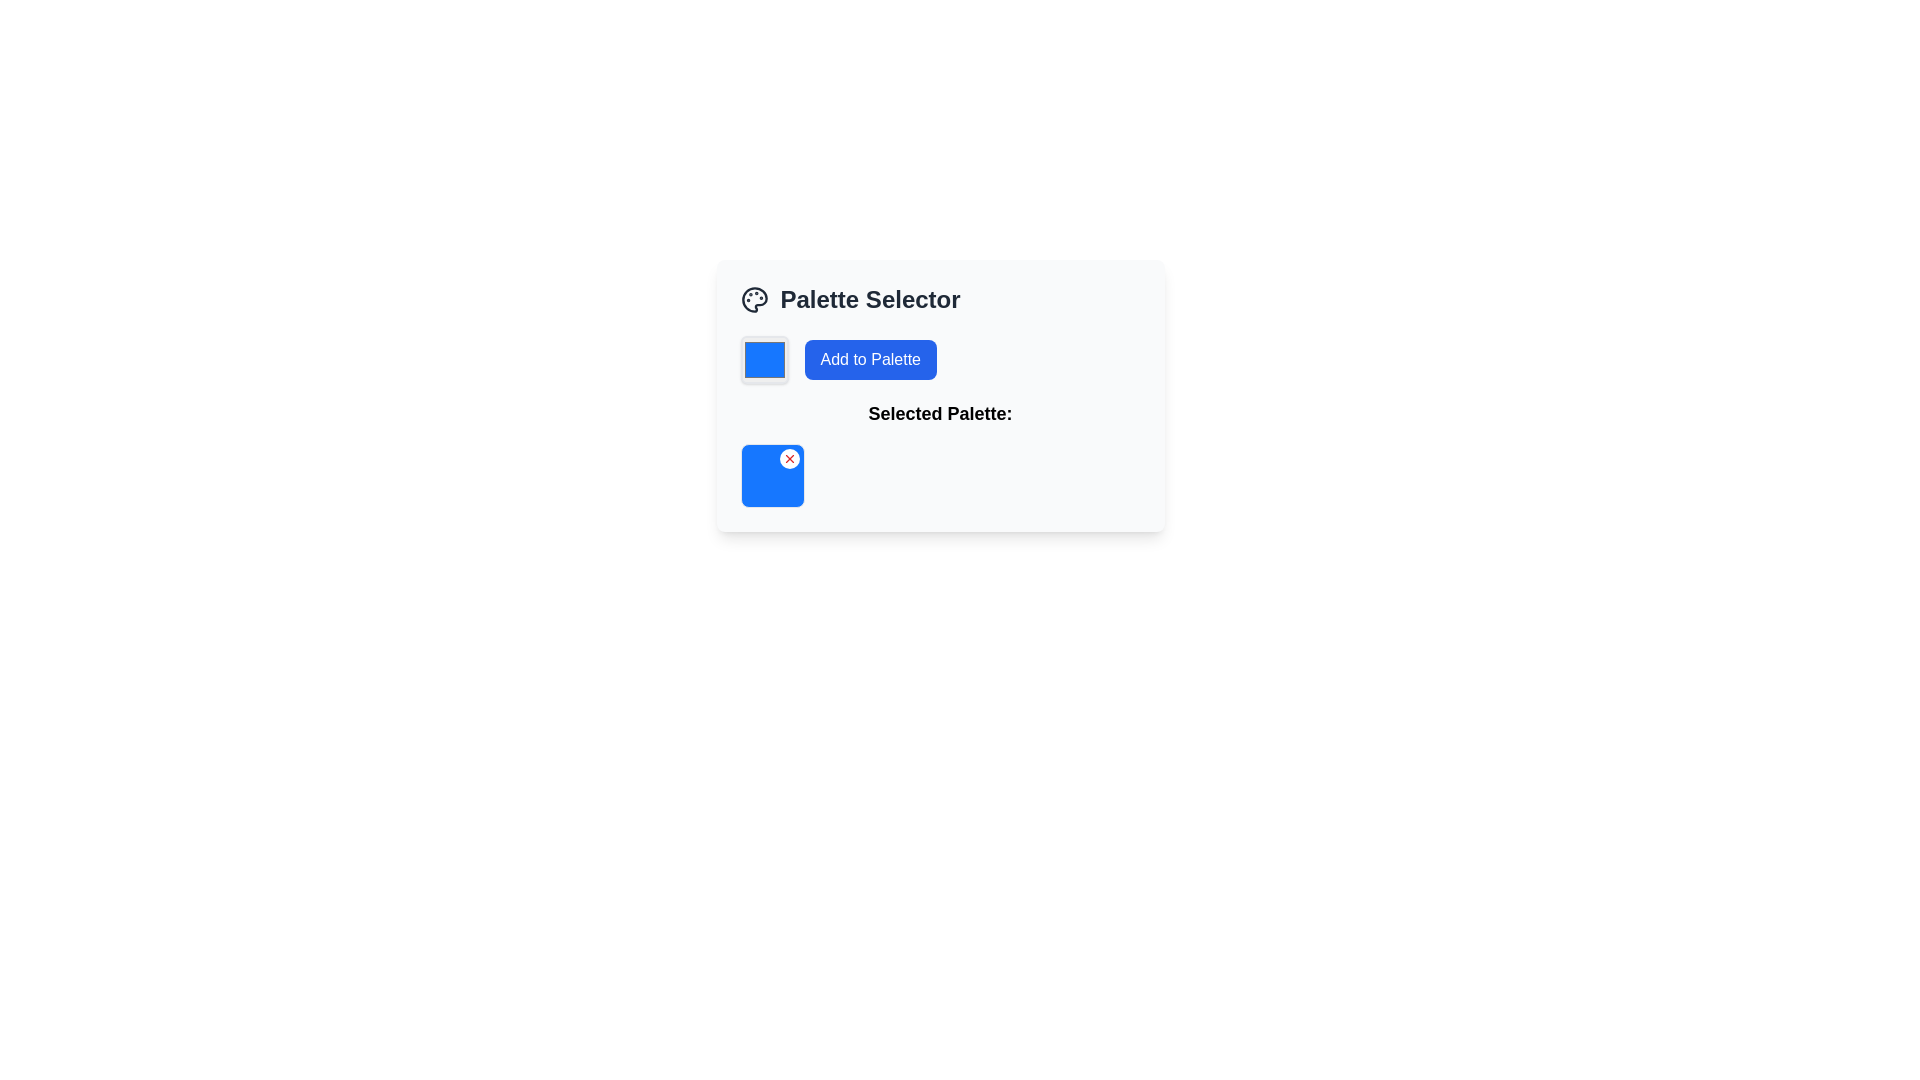  I want to click on the 'Add to Palette' button located in the upper-right area of the 'Palette Selector' panel for accessibility, so click(870, 358).